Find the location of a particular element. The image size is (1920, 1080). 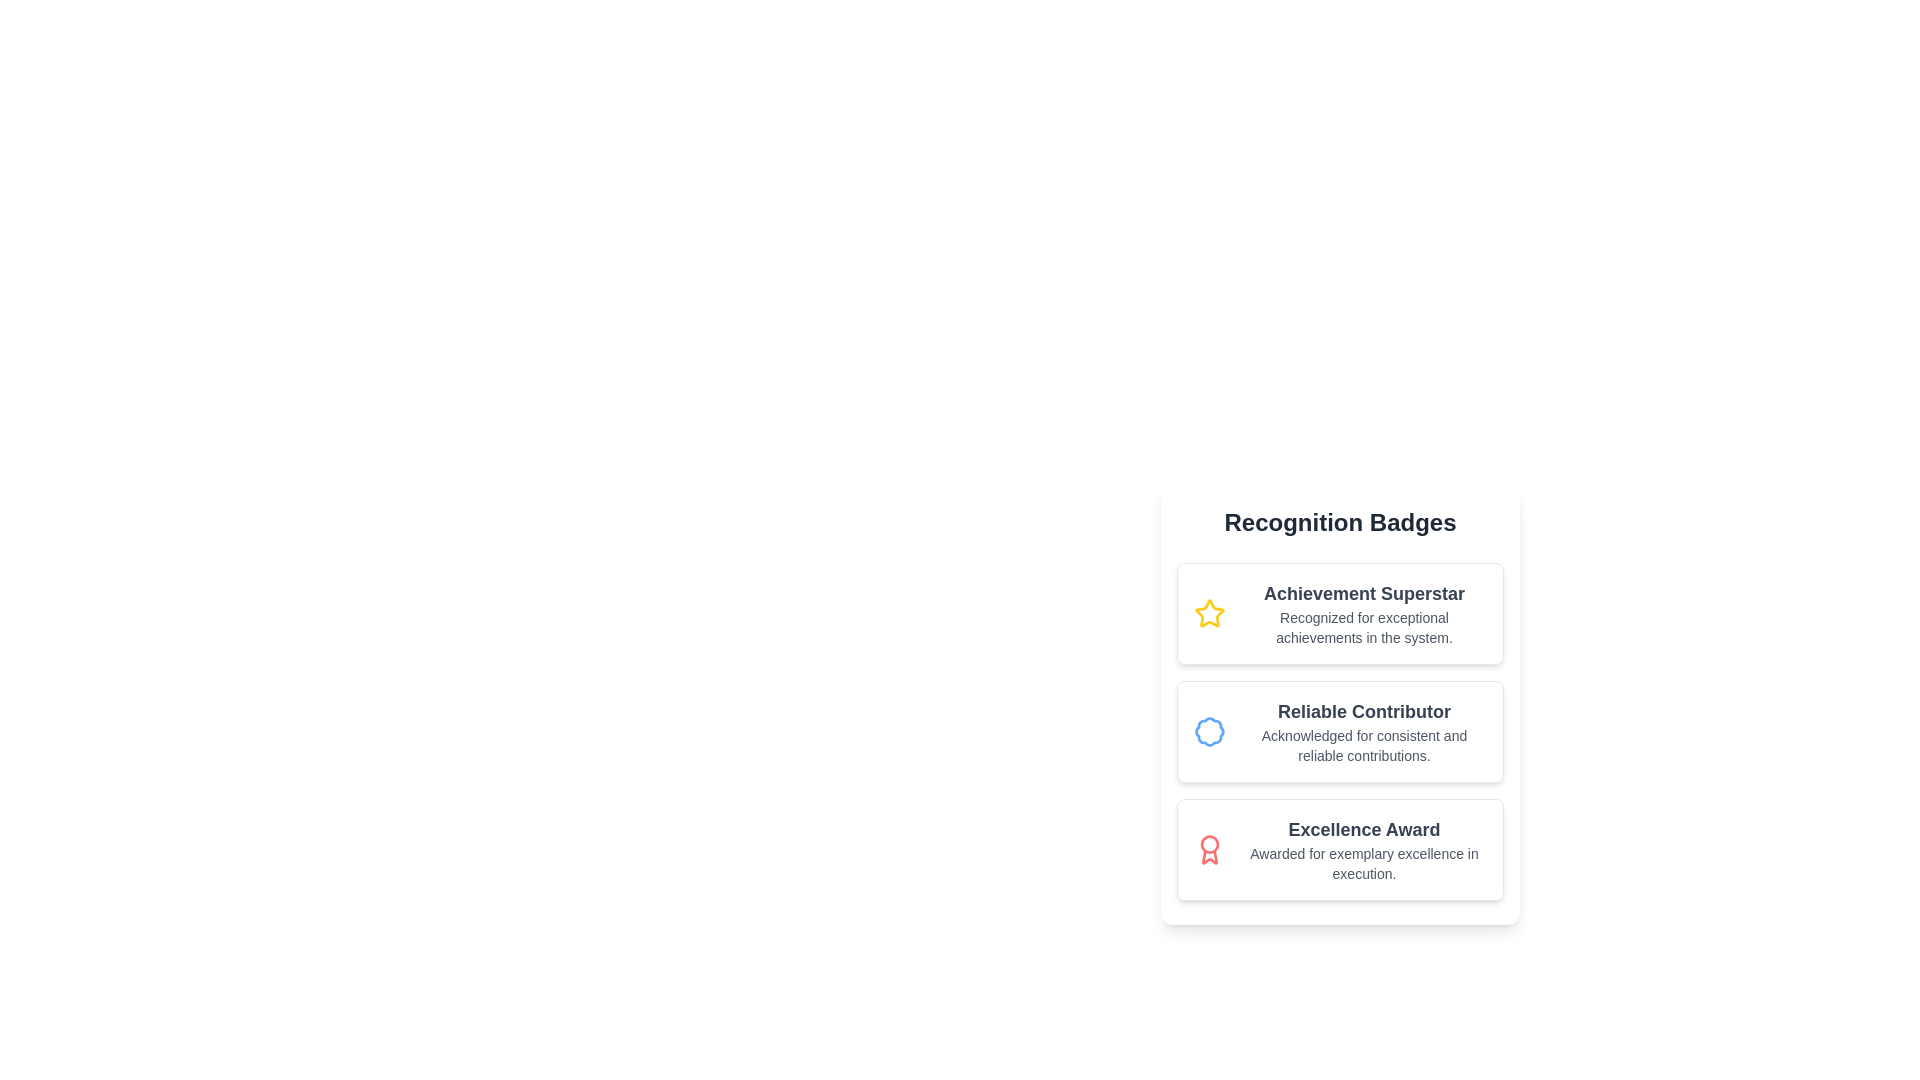

the 'Recognition Badges' text element, which is displayed in large bold font and serves as the title for the section above the badge descriptions is located at coordinates (1340, 522).